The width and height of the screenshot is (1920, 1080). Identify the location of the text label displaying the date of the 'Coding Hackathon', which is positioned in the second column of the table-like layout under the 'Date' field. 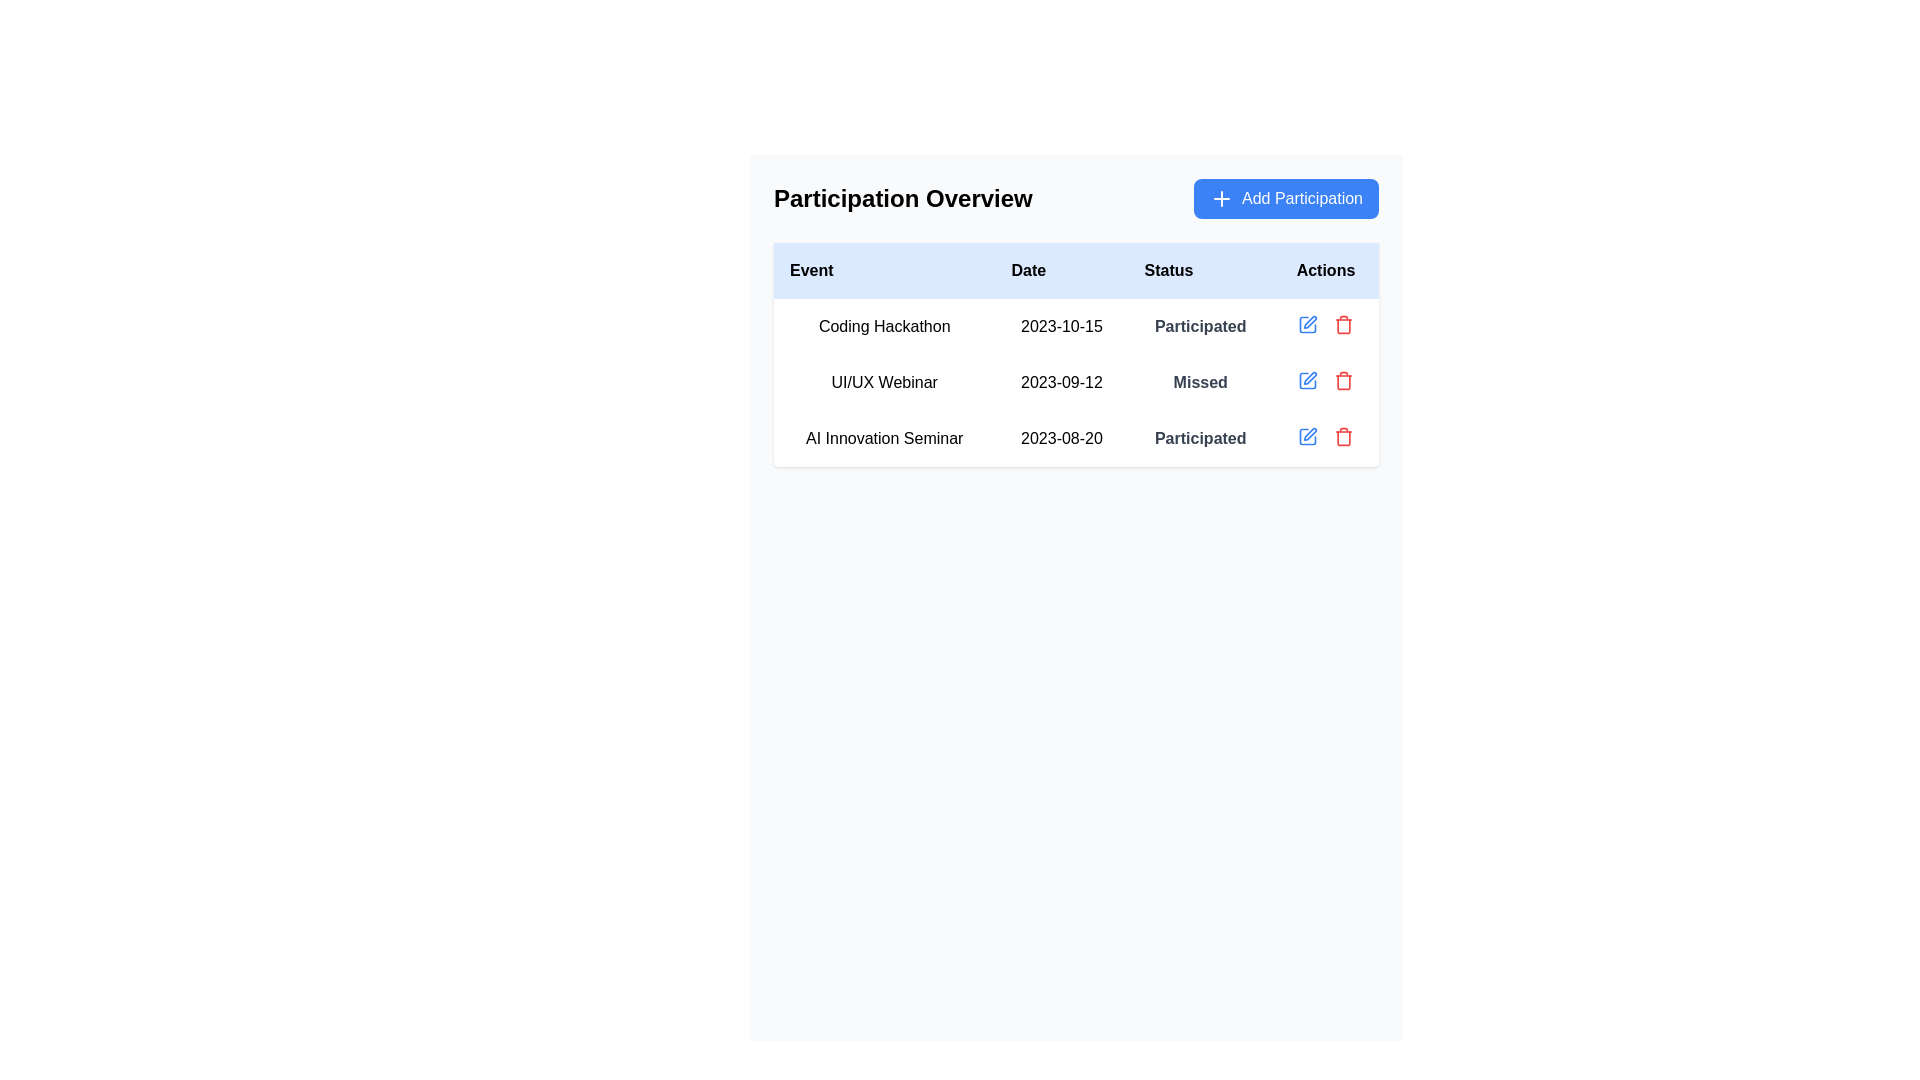
(1060, 326).